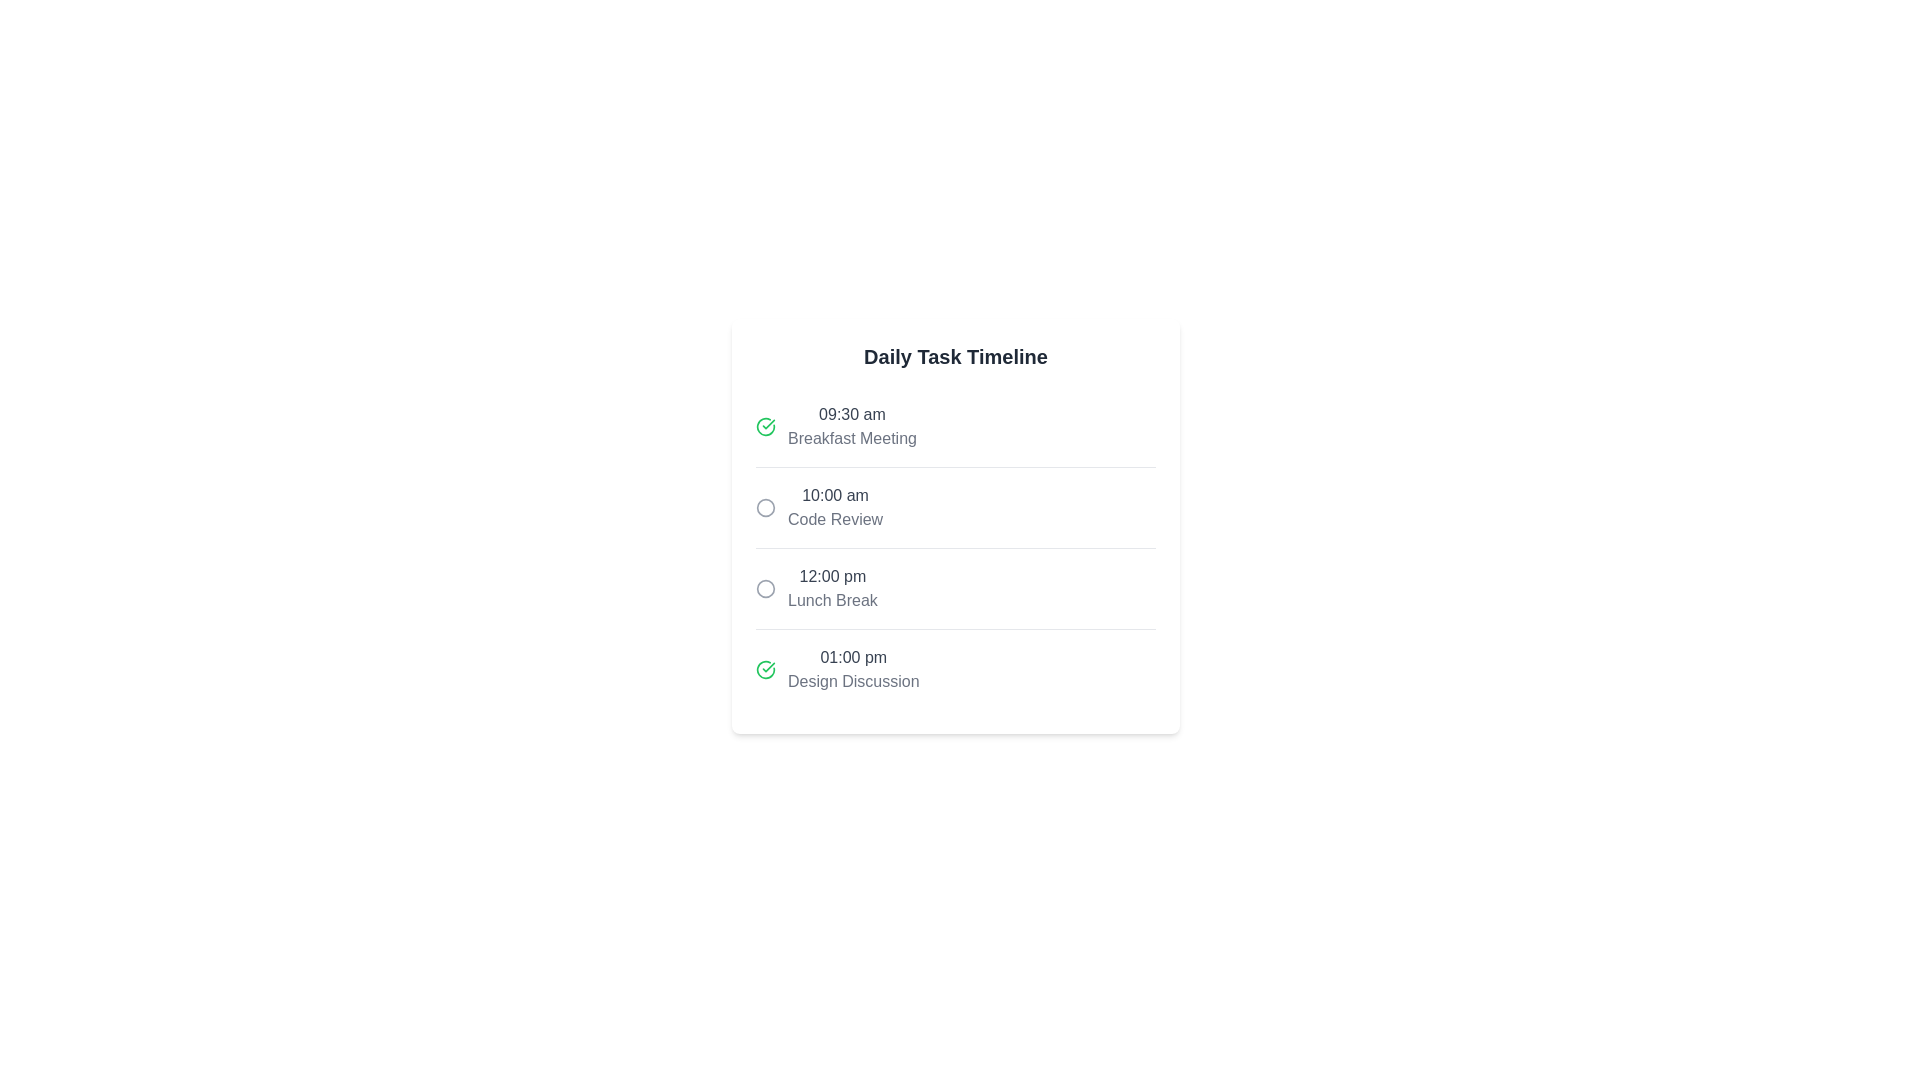 Image resolution: width=1920 pixels, height=1080 pixels. I want to click on the circular SVG icon associated with the timeline entry labeled '10:00 am - Code Review' to enhance visual clarity, so click(765, 505).